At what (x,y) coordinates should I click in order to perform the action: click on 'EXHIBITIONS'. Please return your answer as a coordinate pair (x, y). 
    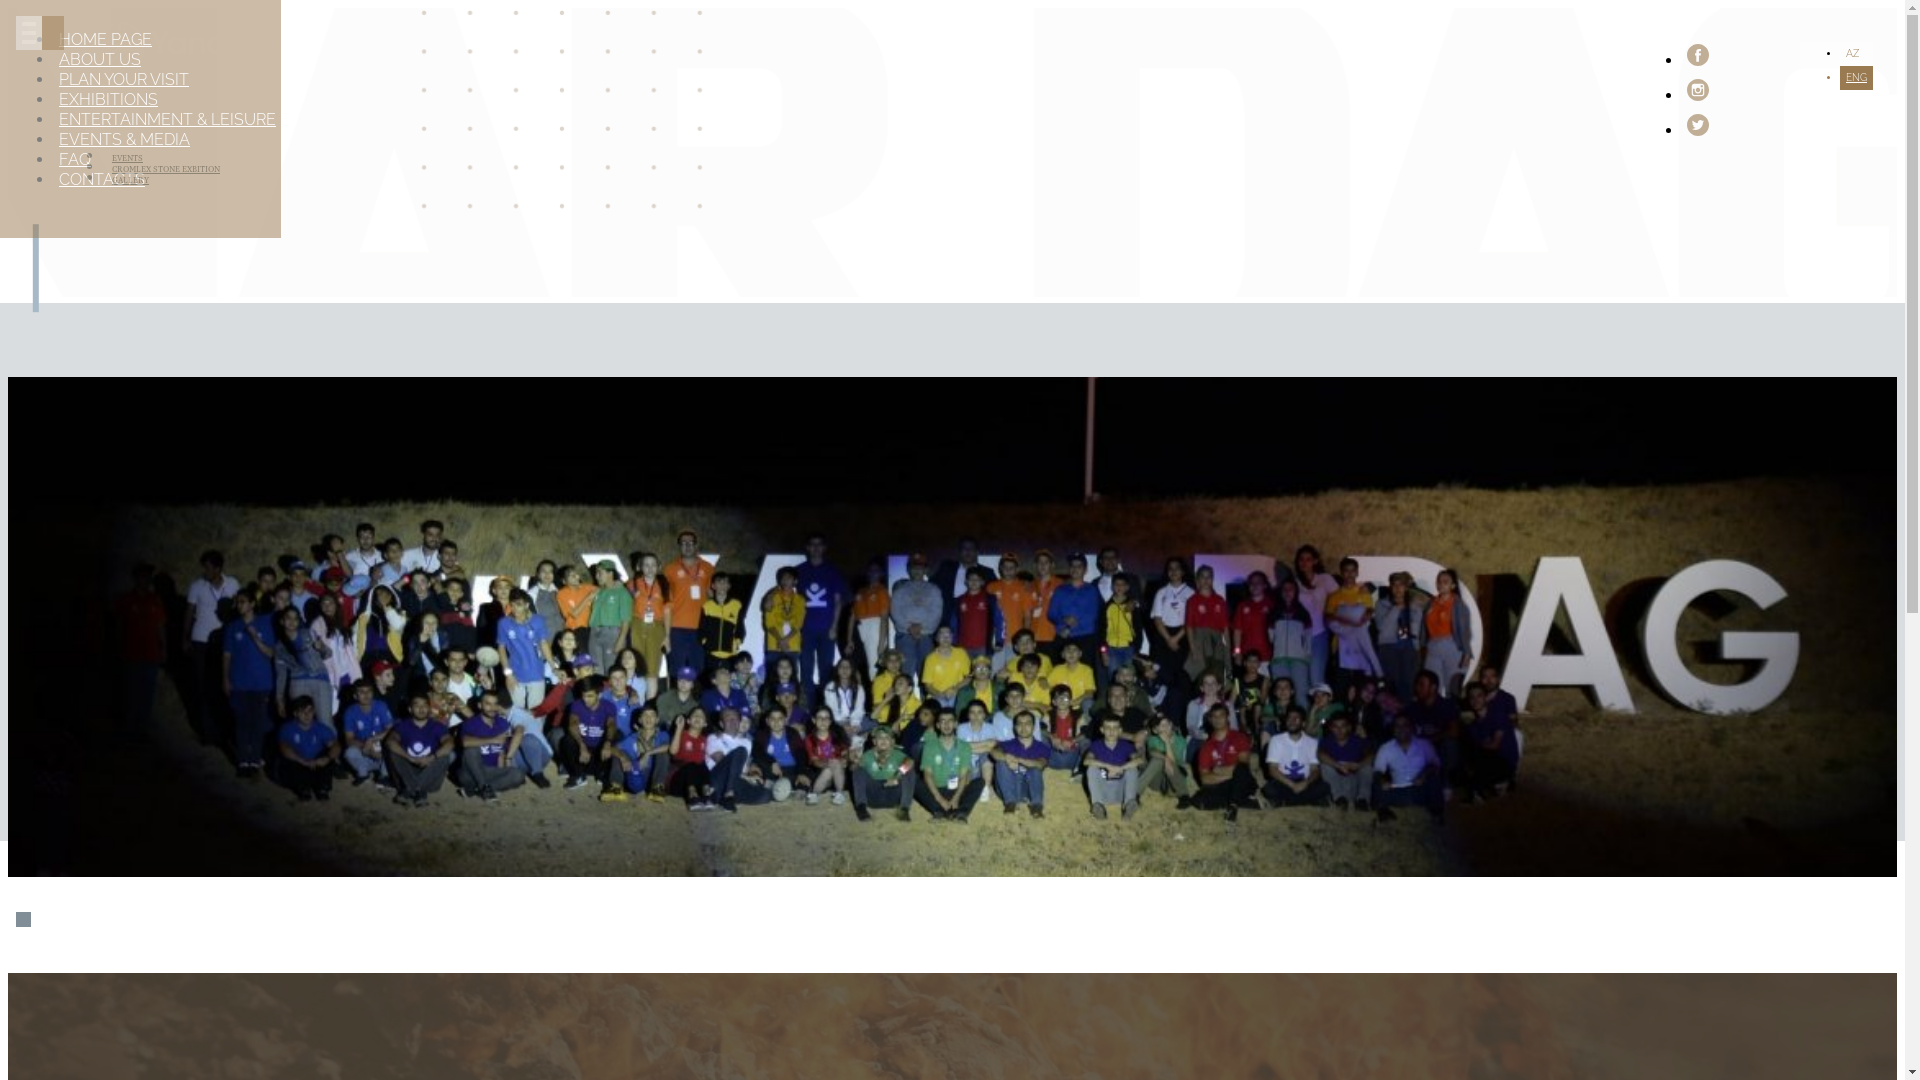
    Looking at the image, I should click on (58, 99).